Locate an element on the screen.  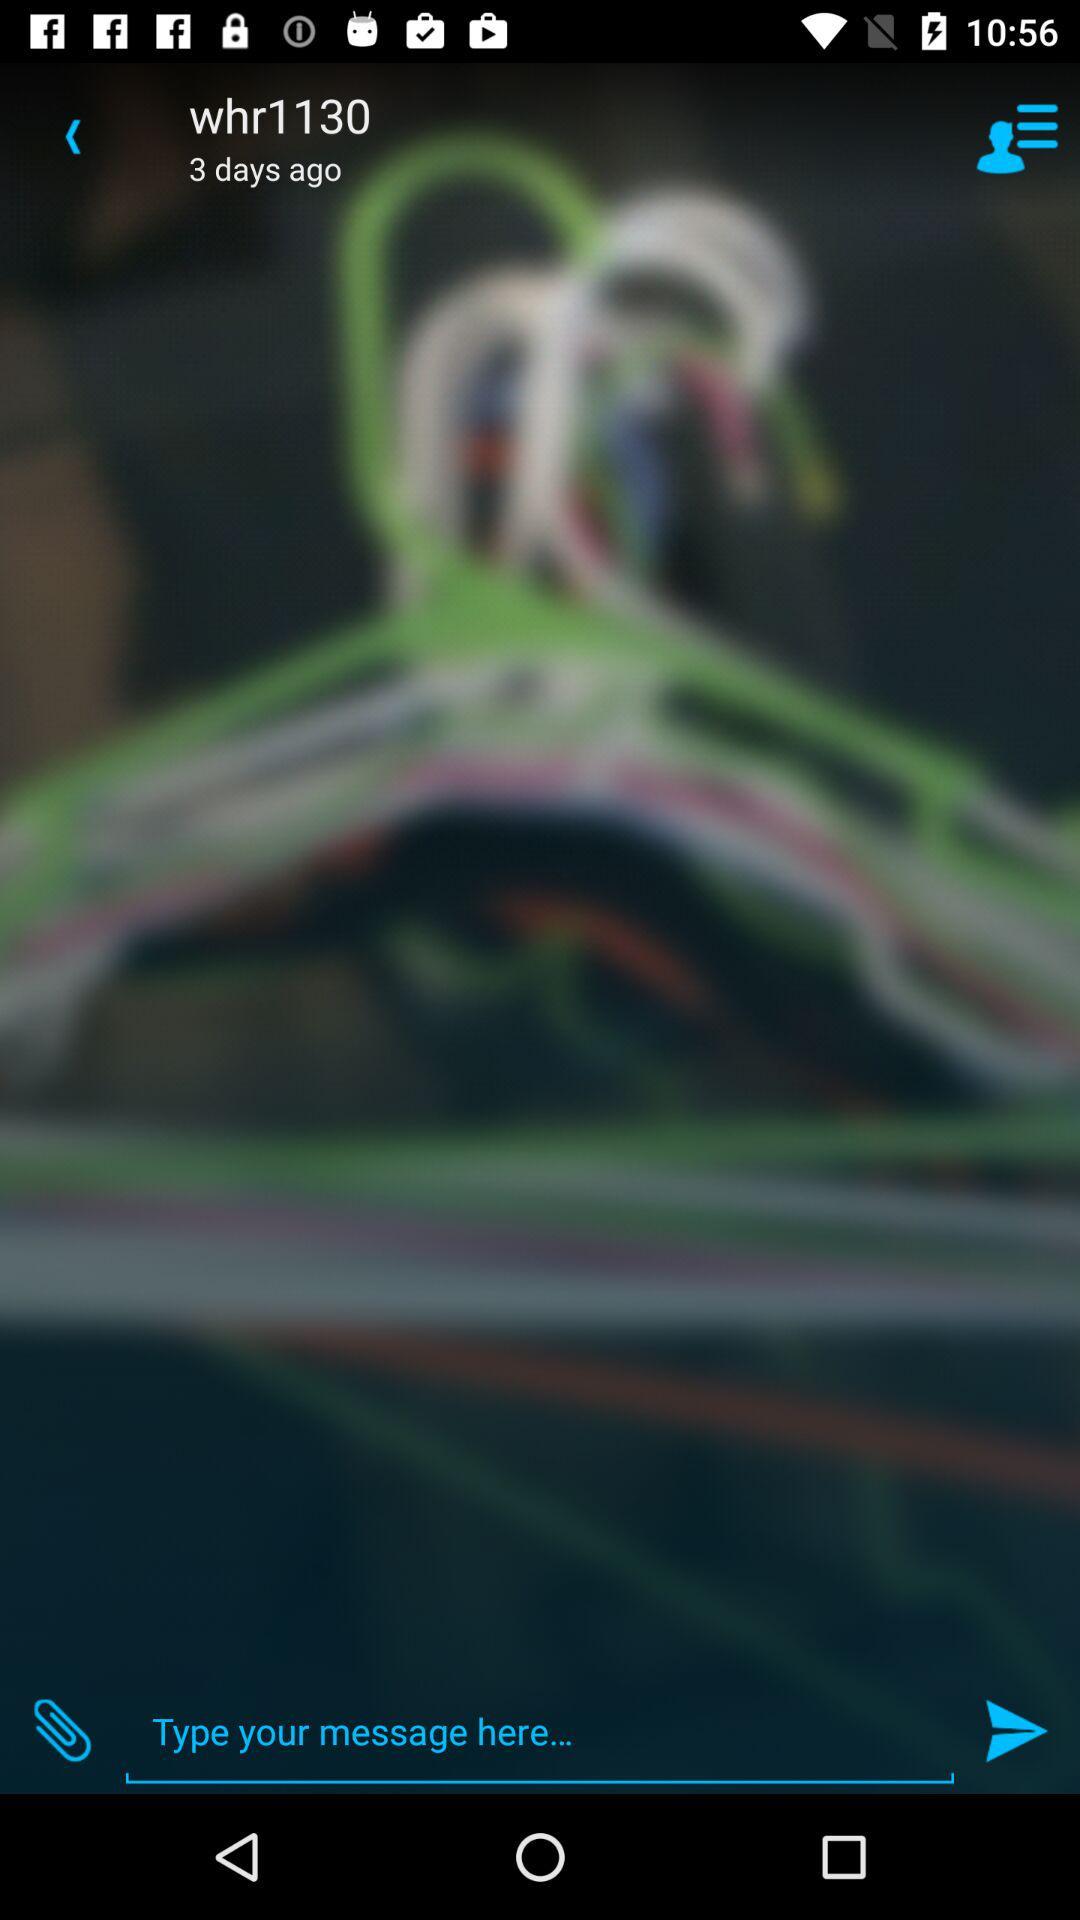
the item to the right of whr1130 is located at coordinates (1017, 135).